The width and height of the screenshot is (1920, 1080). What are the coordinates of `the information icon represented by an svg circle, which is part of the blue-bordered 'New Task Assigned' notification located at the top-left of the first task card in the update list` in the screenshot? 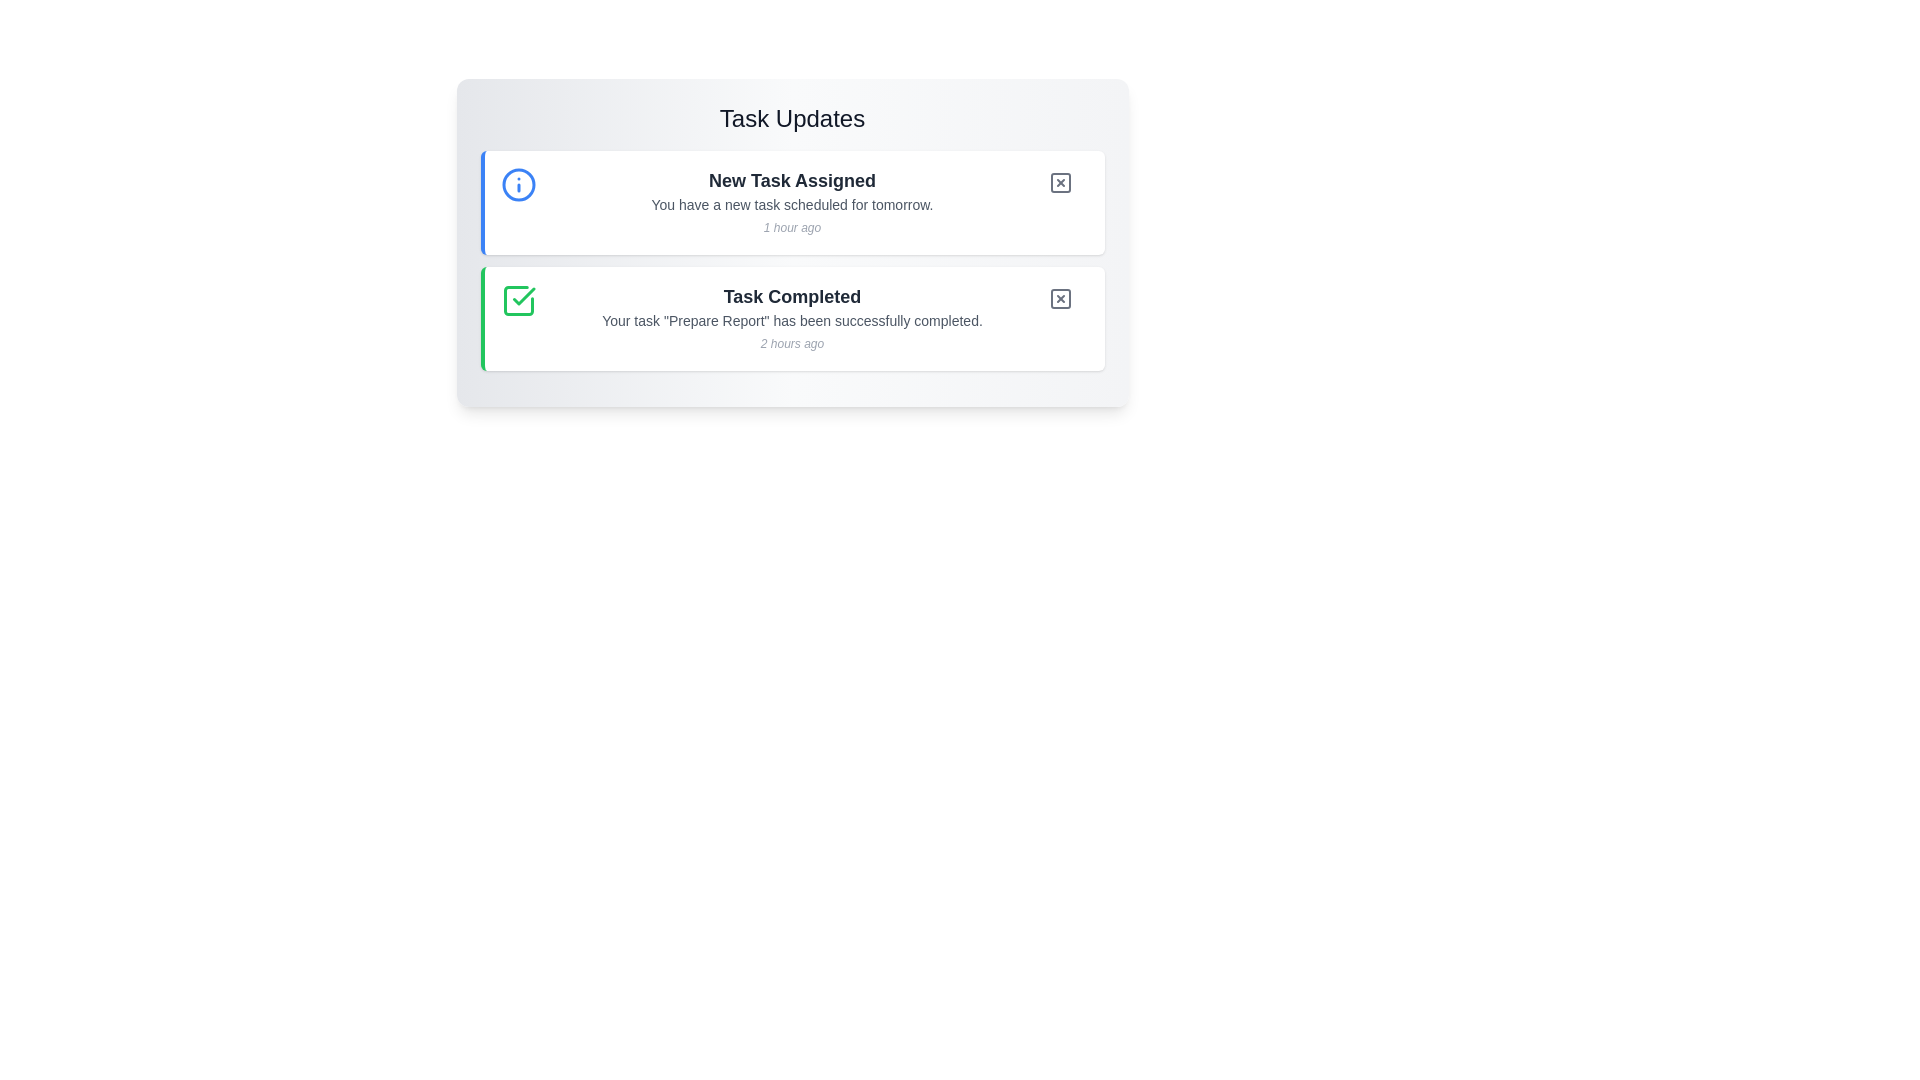 It's located at (518, 185).